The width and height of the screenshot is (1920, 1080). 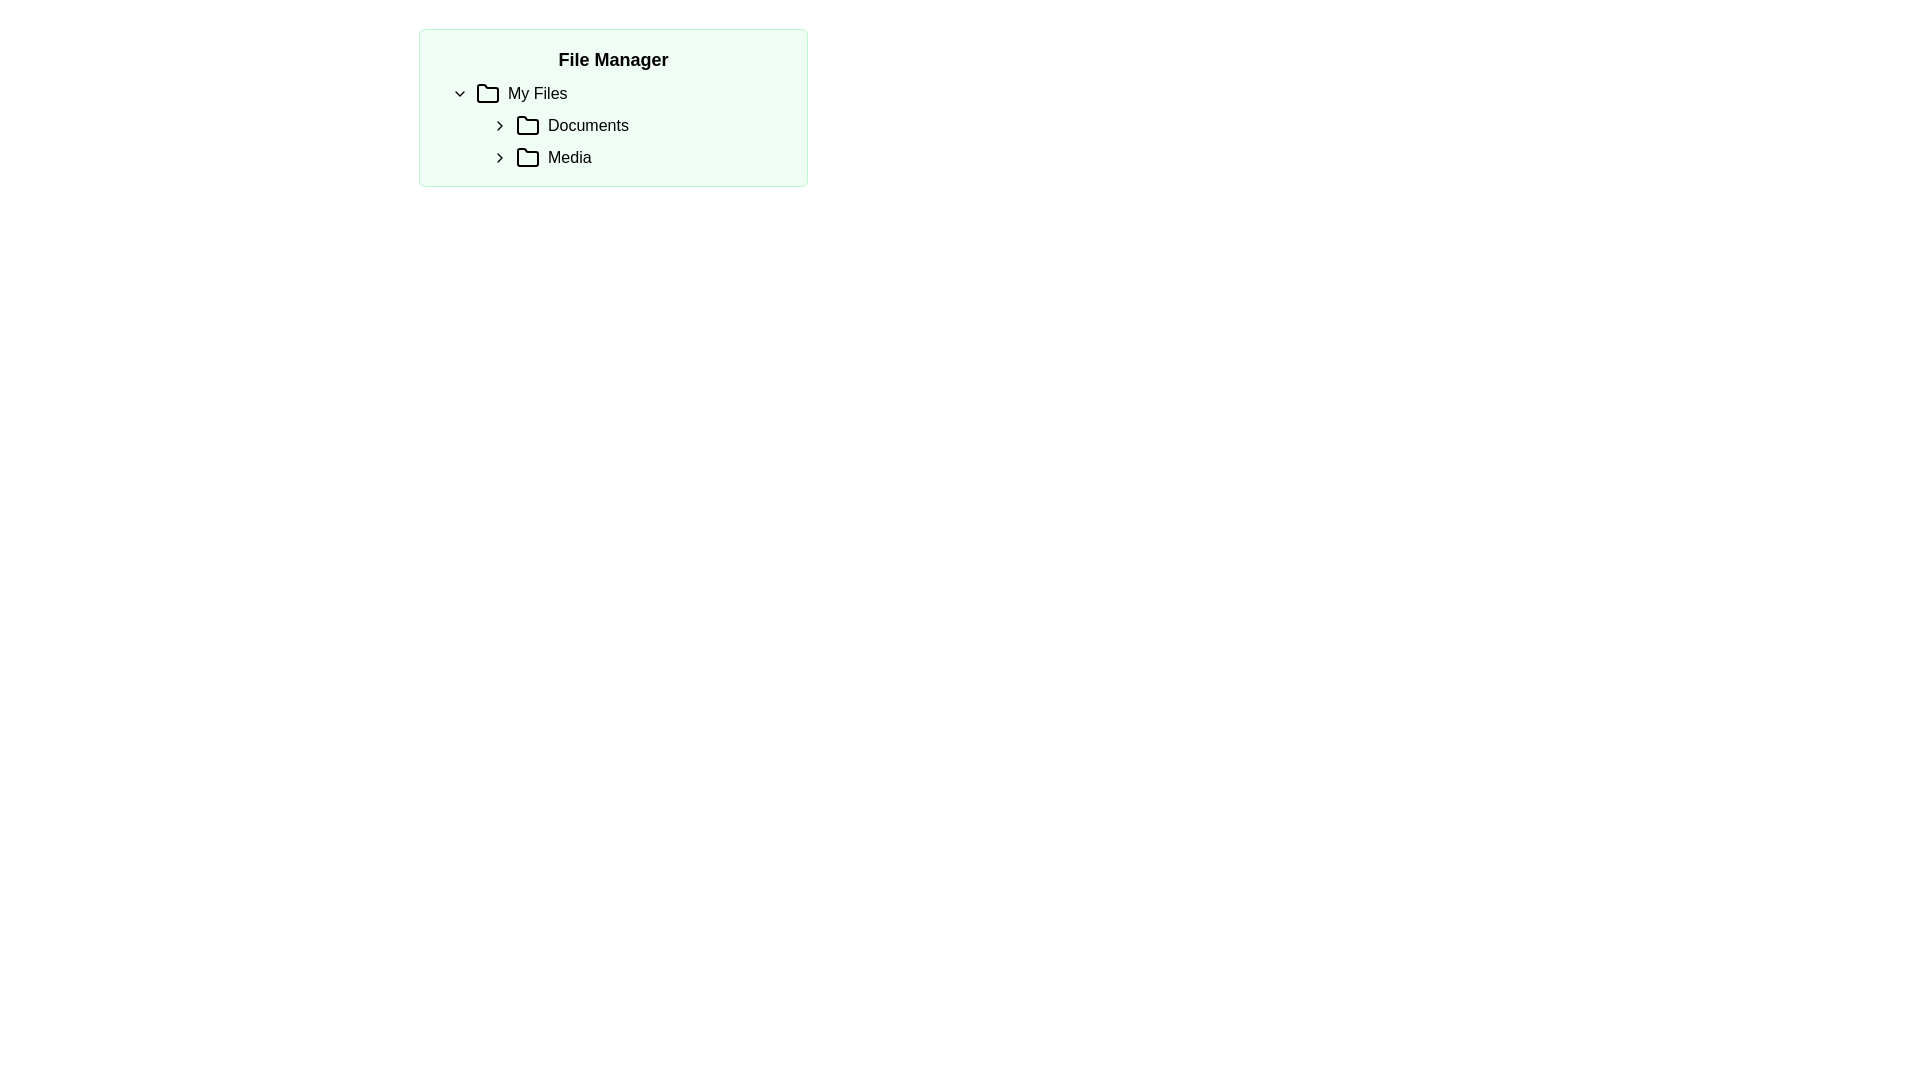 I want to click on the 'Media' folder icon, so click(x=528, y=157).